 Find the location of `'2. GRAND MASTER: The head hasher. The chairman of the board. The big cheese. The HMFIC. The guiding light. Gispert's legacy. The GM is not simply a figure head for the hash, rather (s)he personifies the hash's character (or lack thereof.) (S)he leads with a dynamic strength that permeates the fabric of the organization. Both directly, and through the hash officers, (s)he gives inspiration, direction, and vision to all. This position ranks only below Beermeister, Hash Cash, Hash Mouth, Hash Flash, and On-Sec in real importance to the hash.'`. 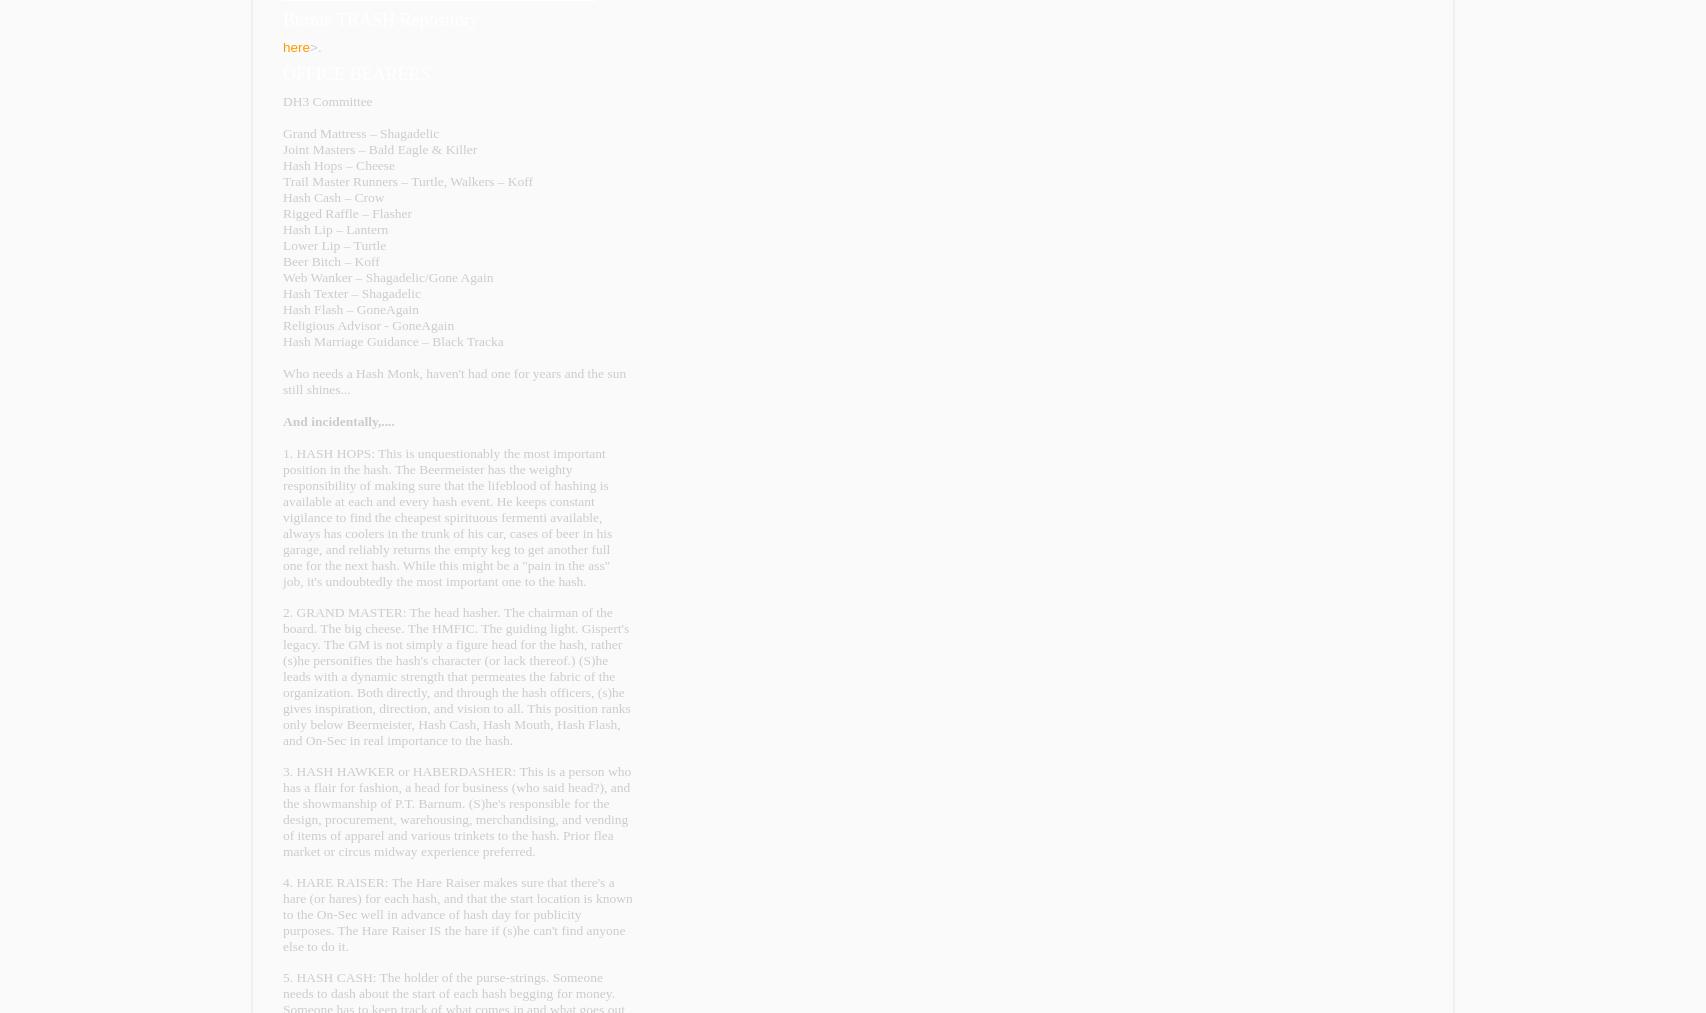

'2. GRAND MASTER: The head hasher. The chairman of the board. The big cheese. The HMFIC. The guiding light. Gispert's legacy. The GM is not simply a figure head for the hash, rather (s)he personifies the hash's character (or lack thereof.) (S)he leads with a dynamic strength that permeates the fabric of the organization. Both directly, and through the hash officers, (s)he gives inspiration, direction, and vision to all. This position ranks only below Beermeister, Hash Cash, Hash Mouth, Hash Flash, and On-Sec in real importance to the hash.' is located at coordinates (455, 675).